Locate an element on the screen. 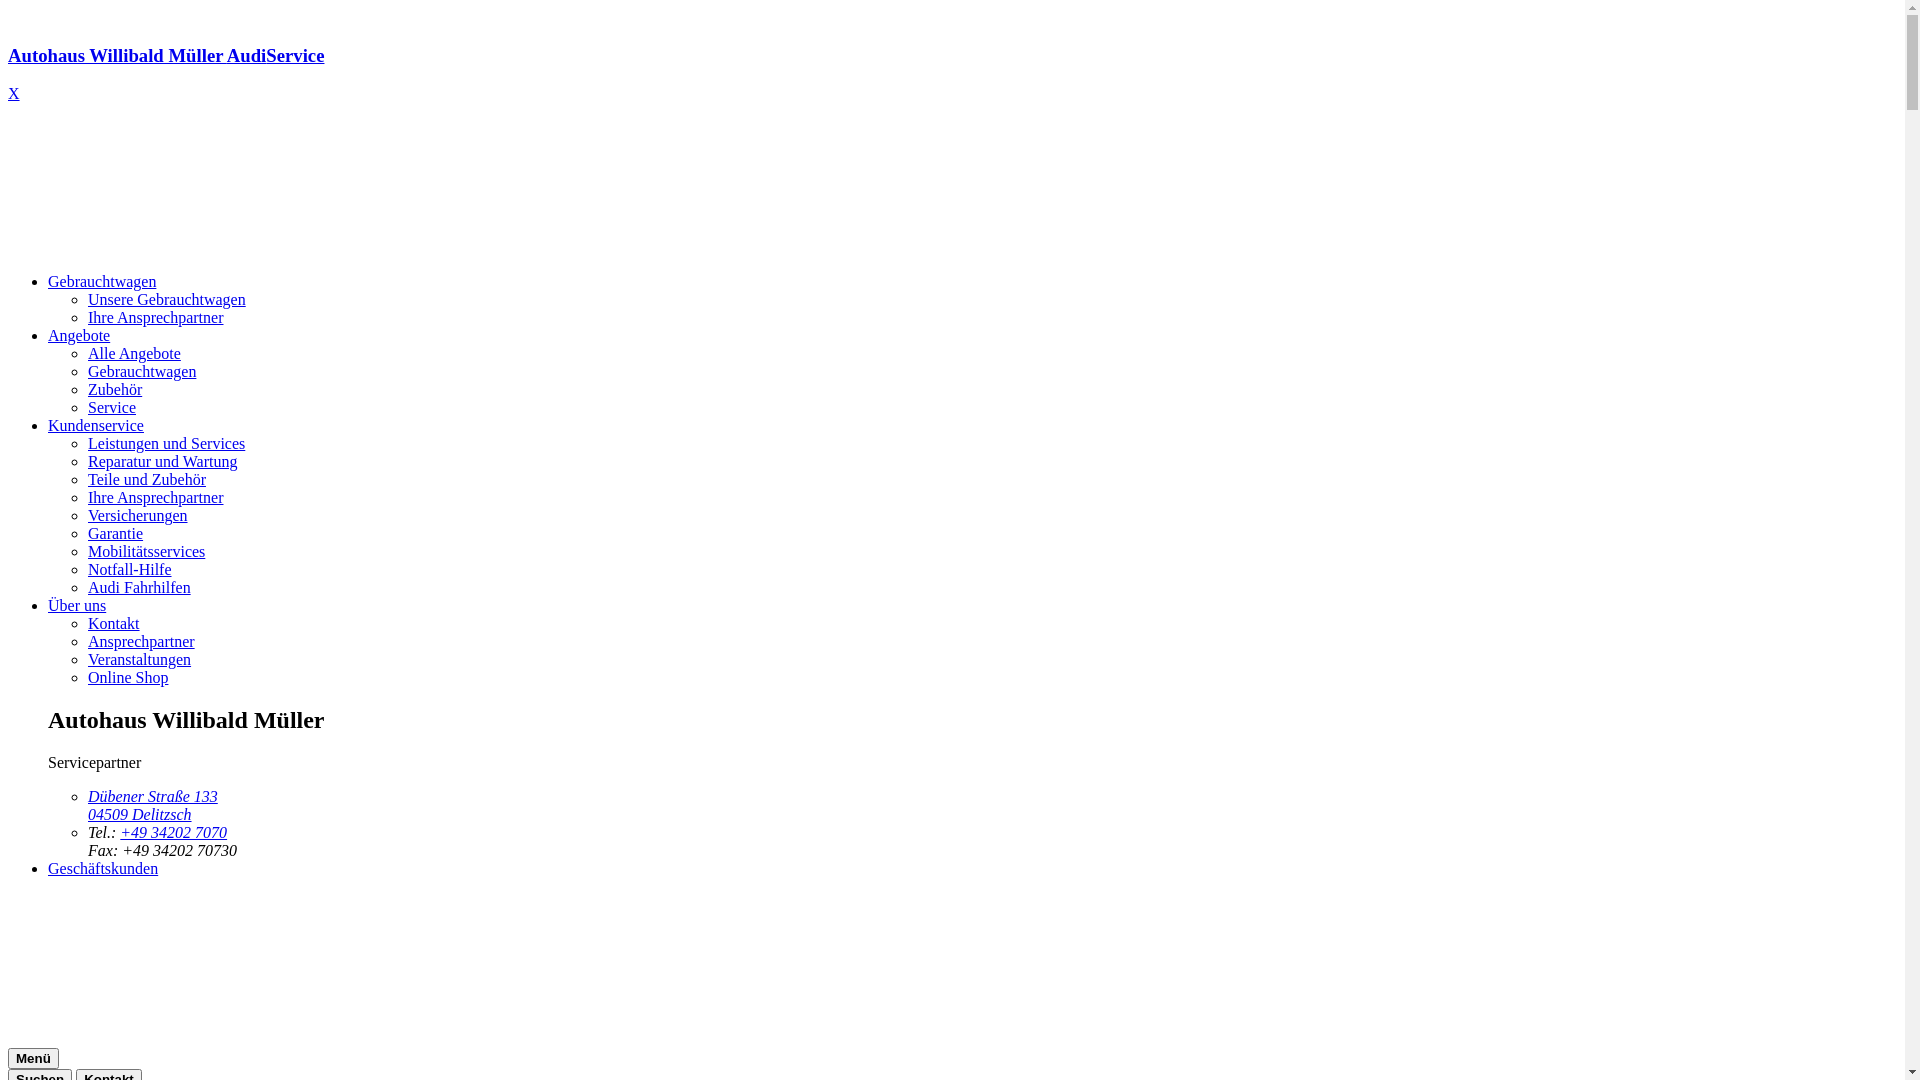 The width and height of the screenshot is (1920, 1080). 'Kundenservice' is located at coordinates (95, 424).